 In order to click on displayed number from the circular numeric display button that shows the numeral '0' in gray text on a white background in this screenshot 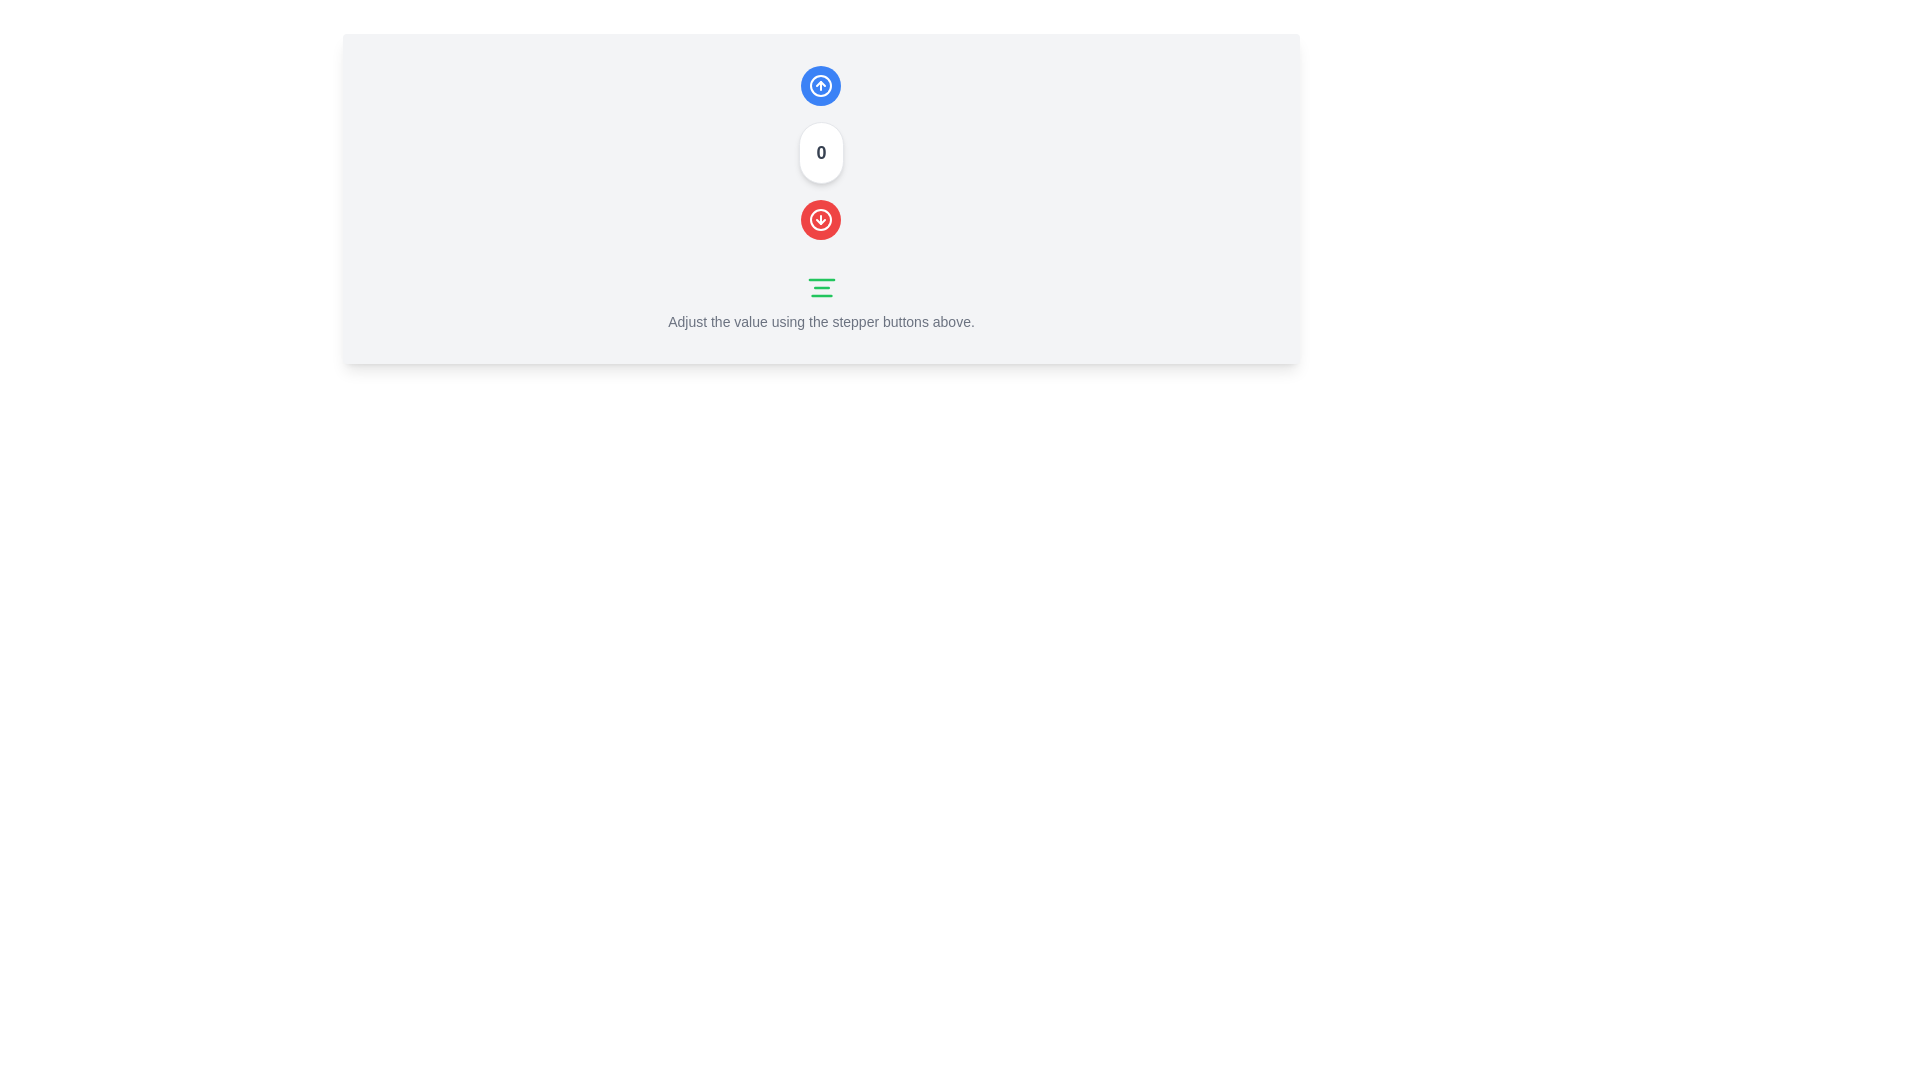, I will do `click(821, 152)`.